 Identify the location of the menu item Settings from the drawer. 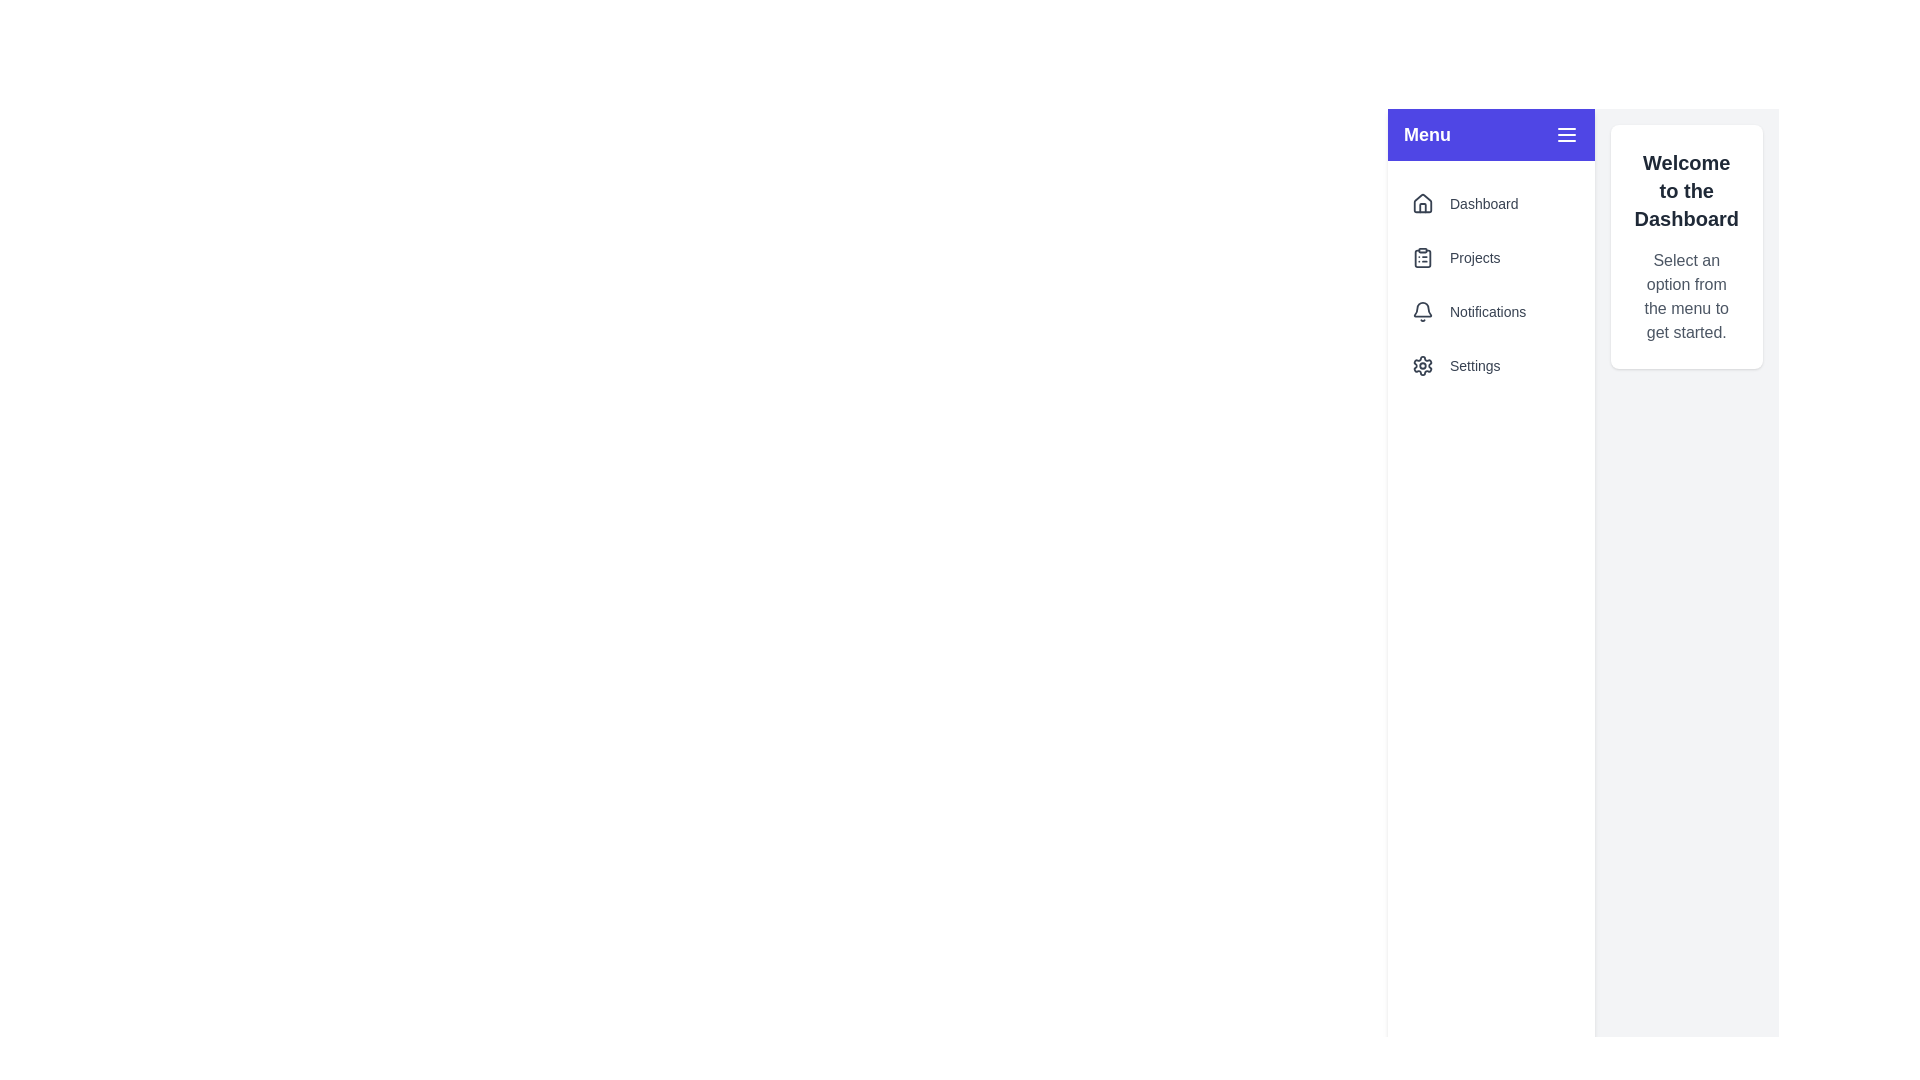
(1491, 366).